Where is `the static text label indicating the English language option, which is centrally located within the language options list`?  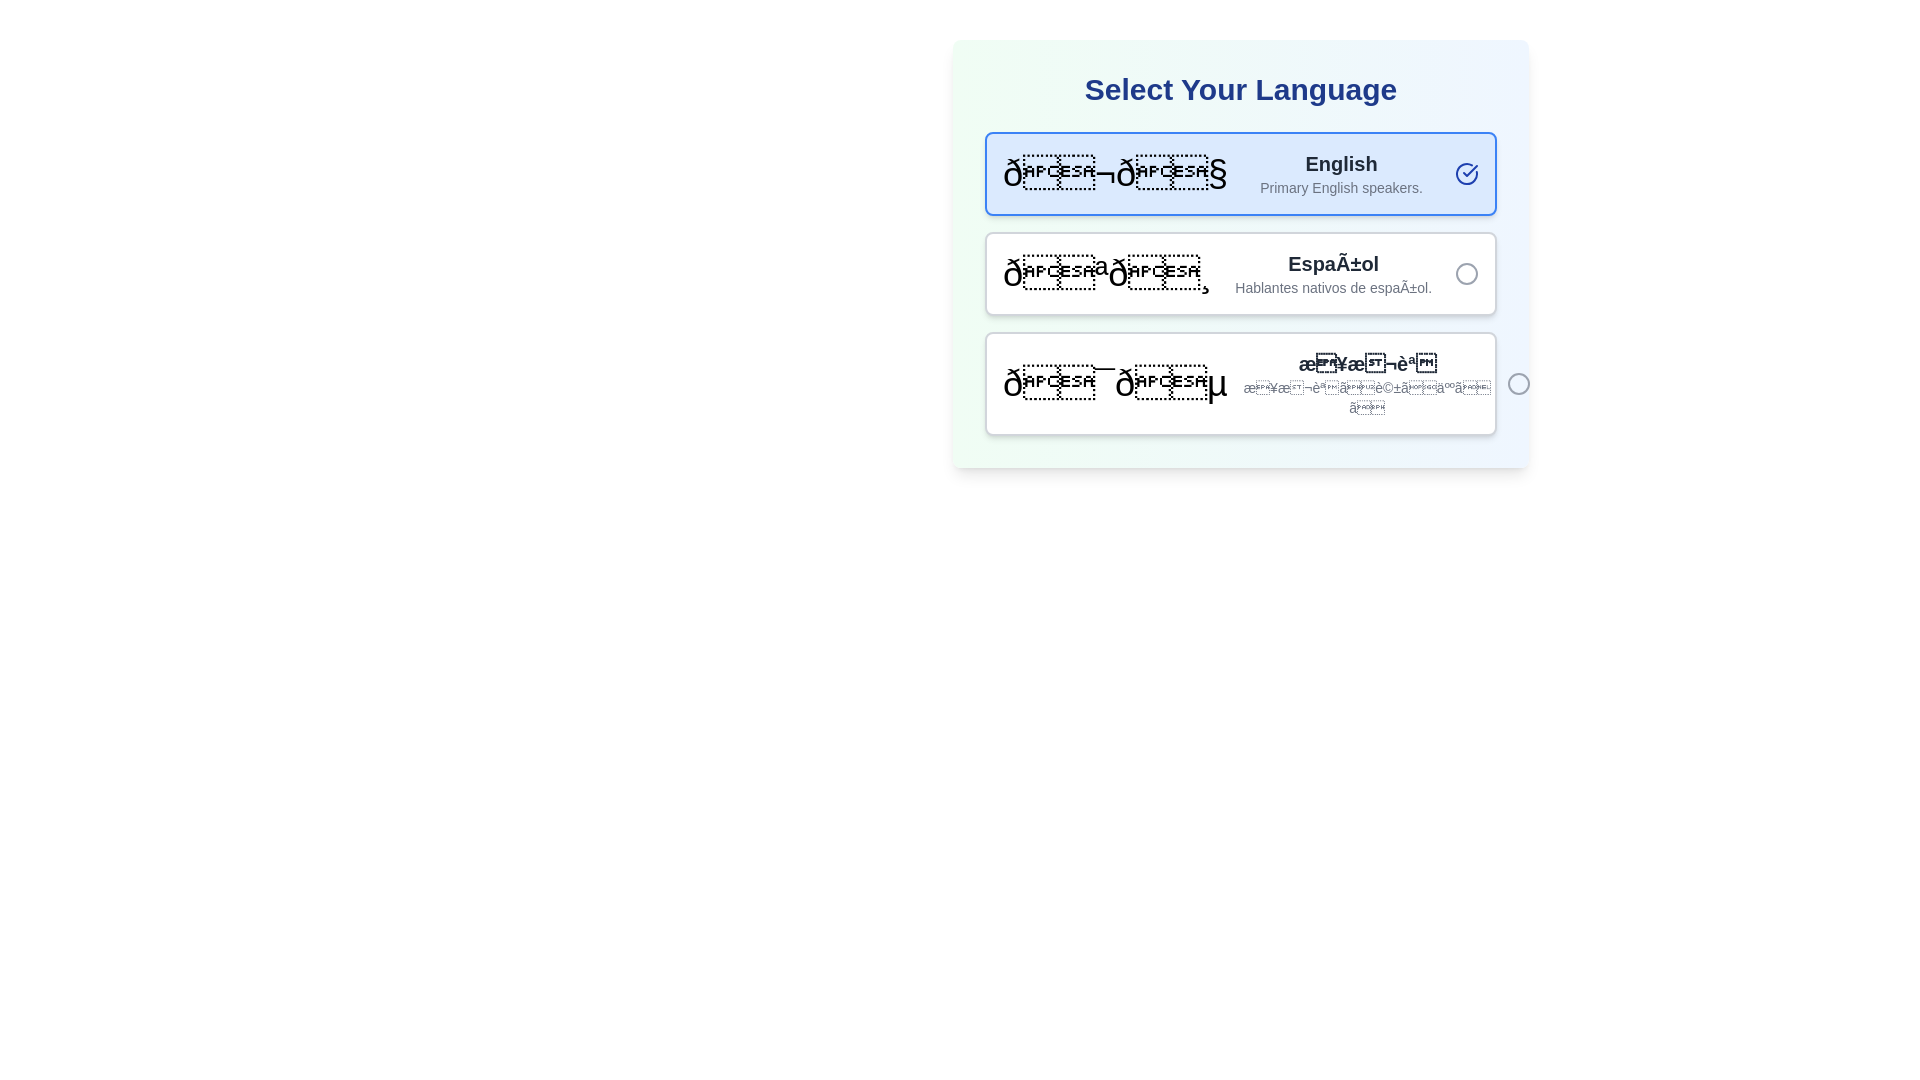 the static text label indicating the English language option, which is centrally located within the language options list is located at coordinates (1341, 163).